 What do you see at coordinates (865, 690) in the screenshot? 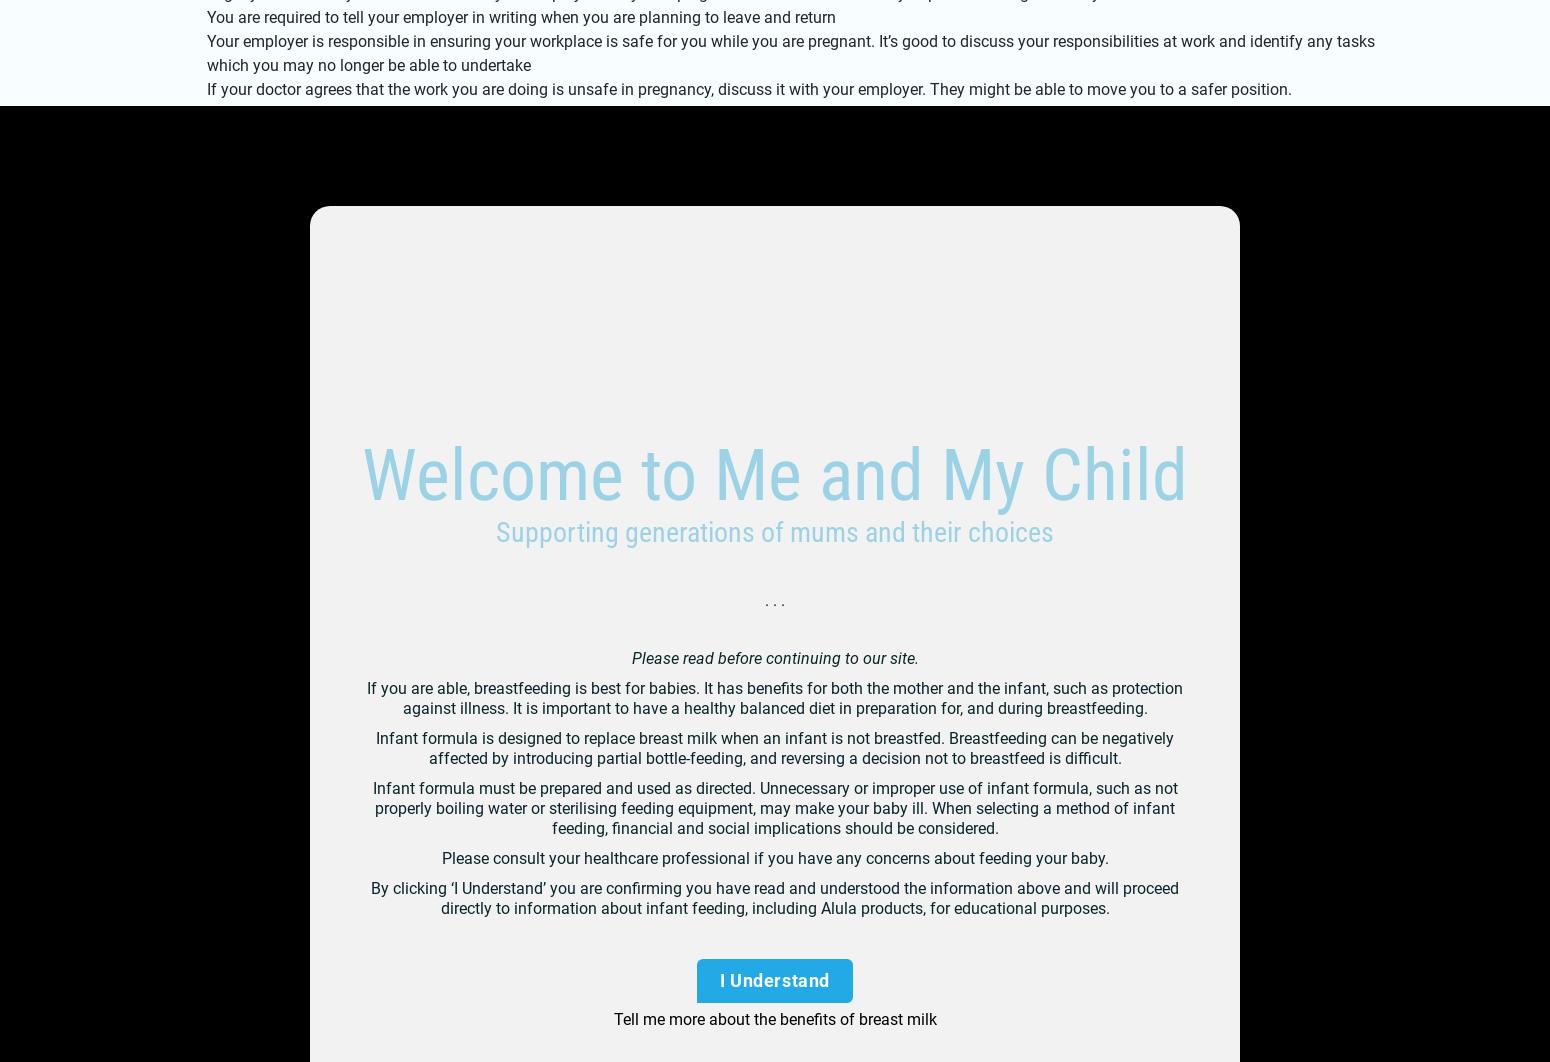
I see `'Privacy Policy'` at bounding box center [865, 690].